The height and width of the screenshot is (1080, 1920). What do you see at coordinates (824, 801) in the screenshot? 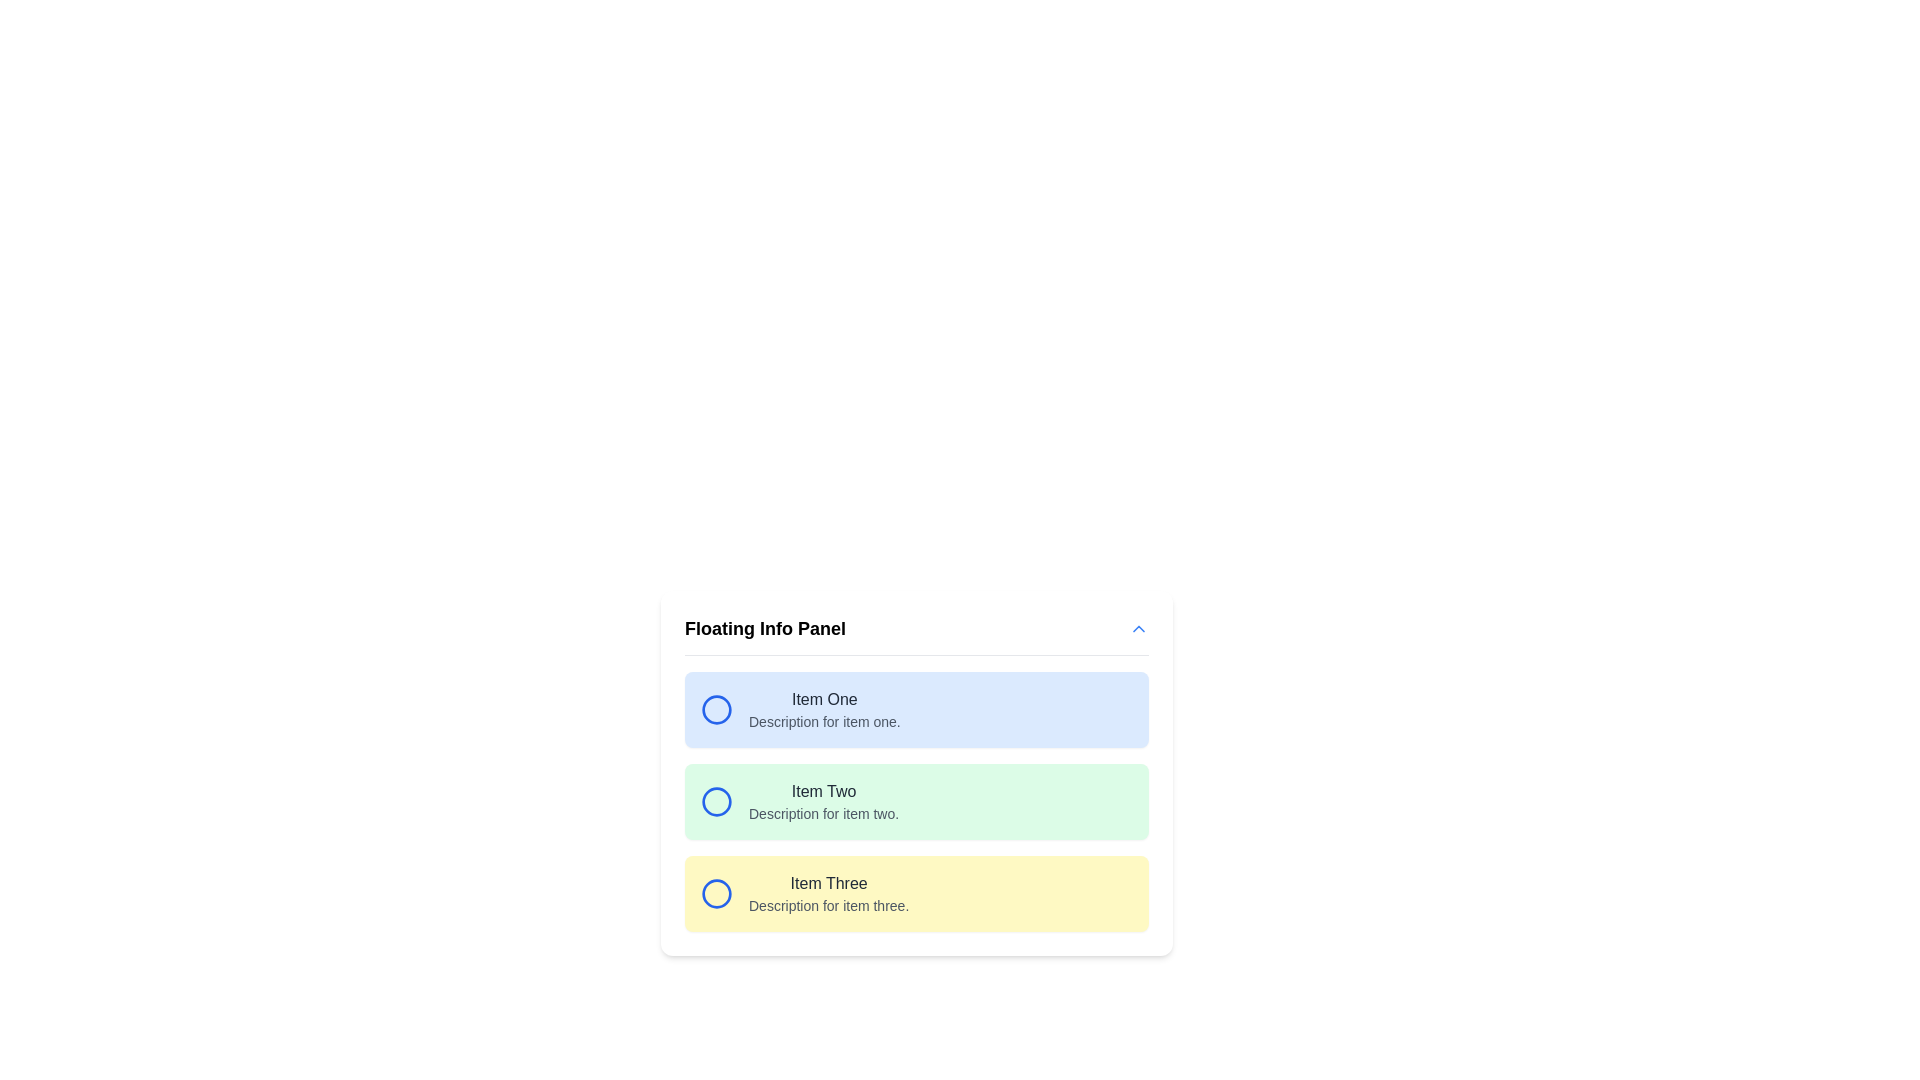
I see `the second informational Text block in the 'Floating Info Panel' that provides details about the second item in the list` at bounding box center [824, 801].